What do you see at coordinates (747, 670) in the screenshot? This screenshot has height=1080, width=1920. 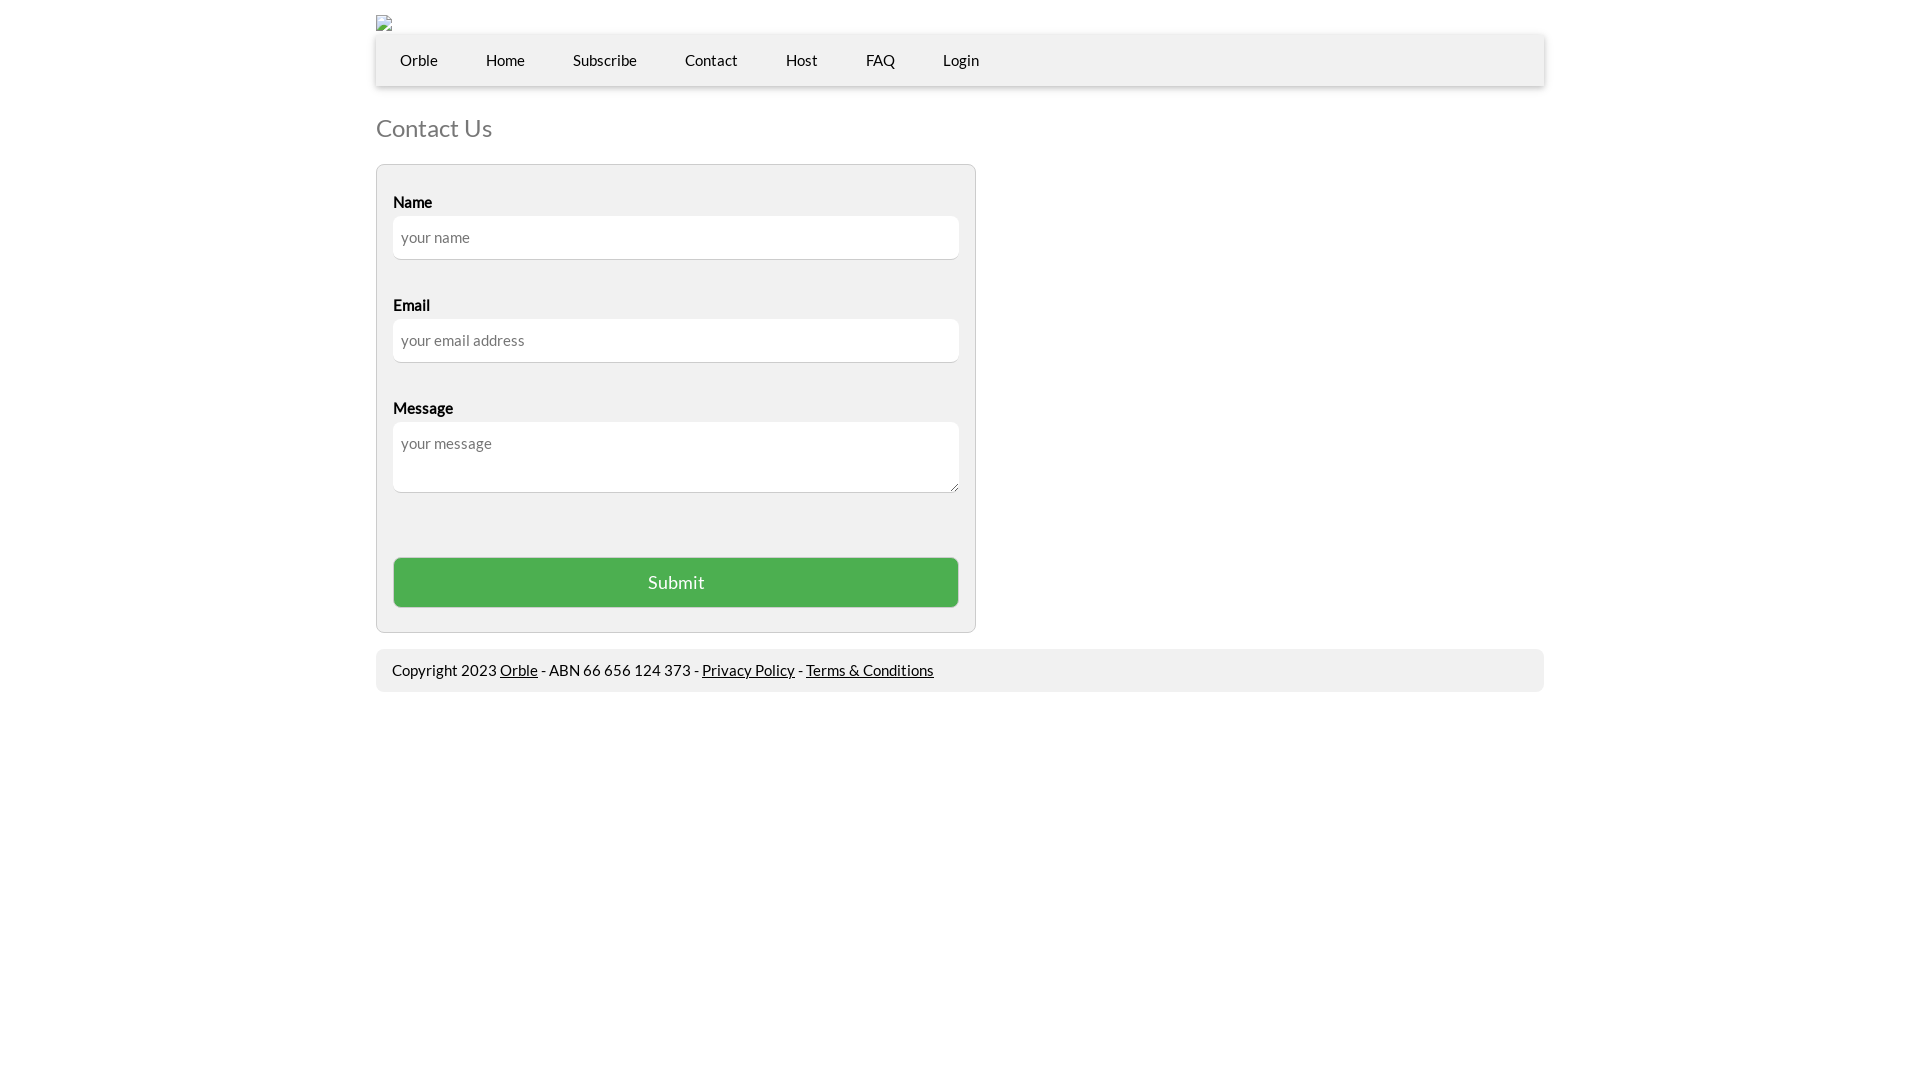 I see `'Privacy Policy'` at bounding box center [747, 670].